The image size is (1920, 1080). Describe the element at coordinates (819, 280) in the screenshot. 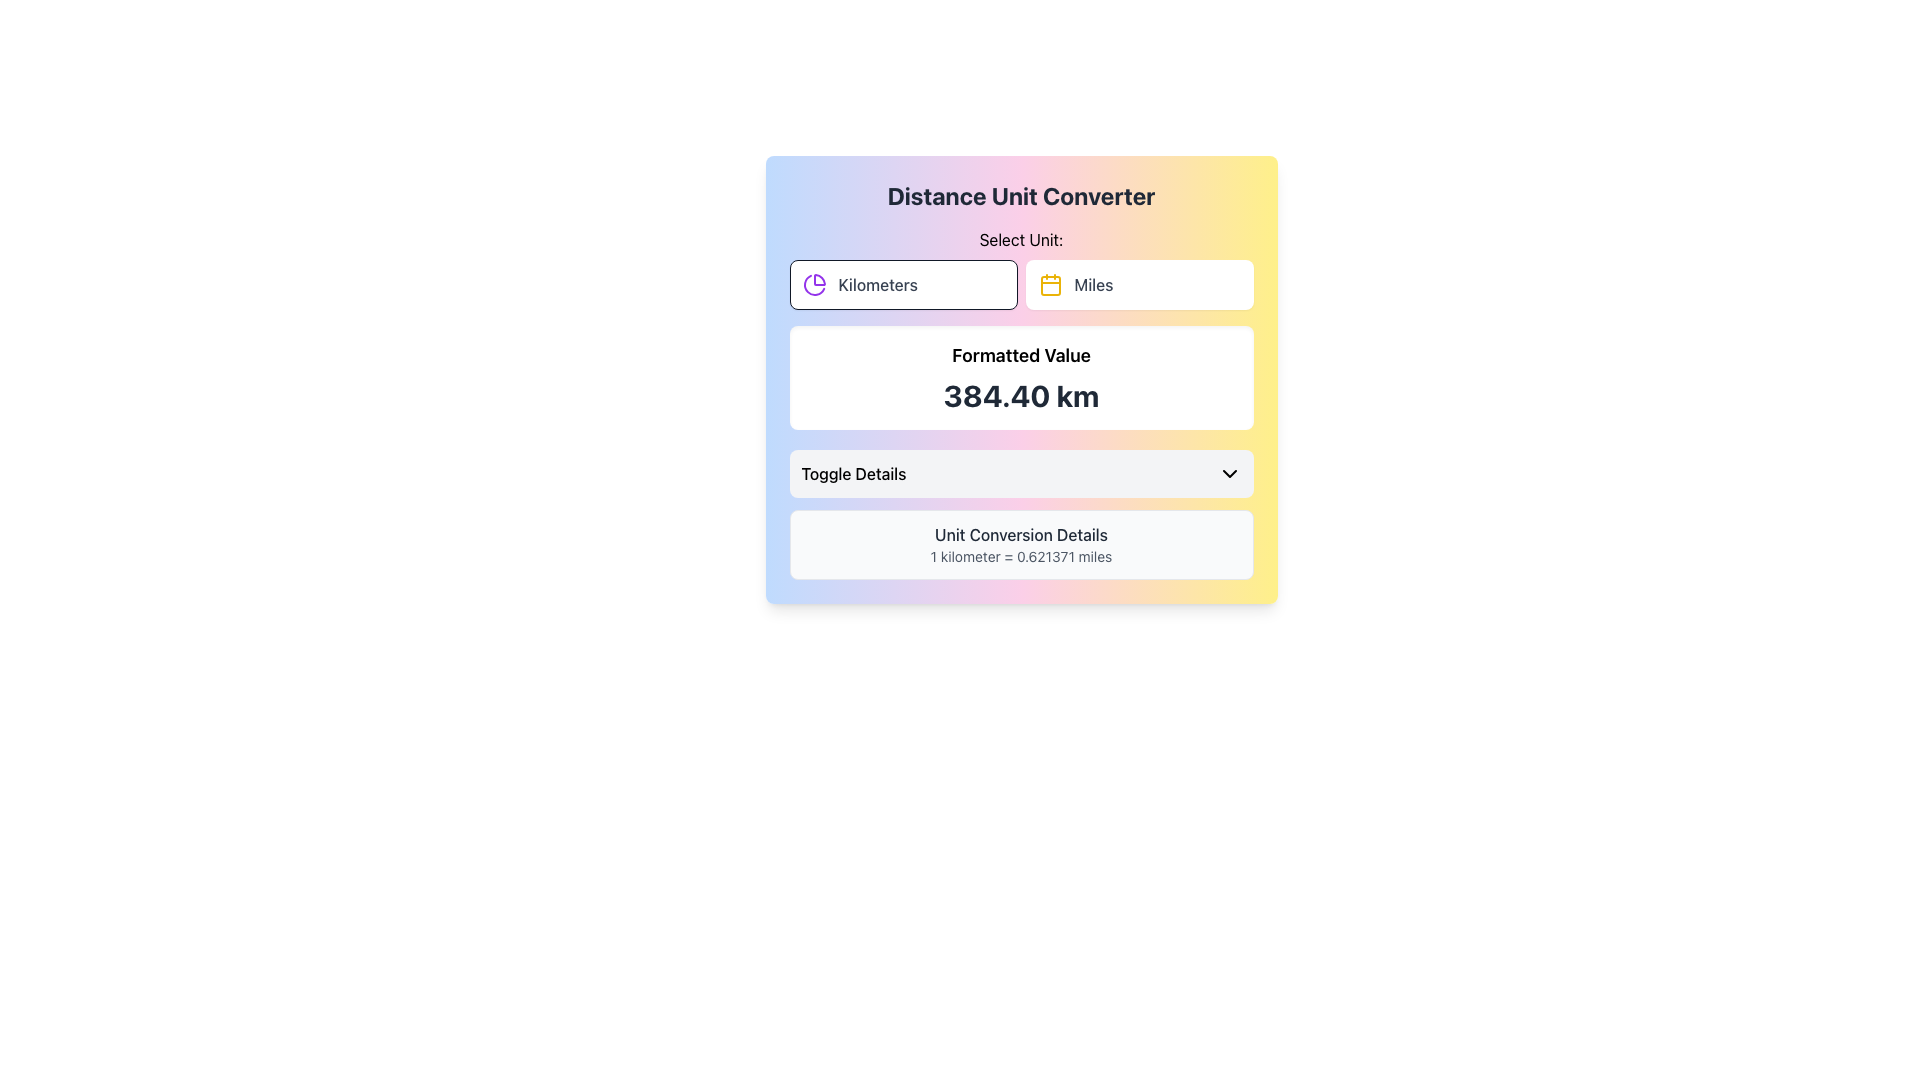

I see `the small pie-chart icon styled with a bold purple color, located on the left side of the 'Kilometers' button in the unit selection interface` at that location.